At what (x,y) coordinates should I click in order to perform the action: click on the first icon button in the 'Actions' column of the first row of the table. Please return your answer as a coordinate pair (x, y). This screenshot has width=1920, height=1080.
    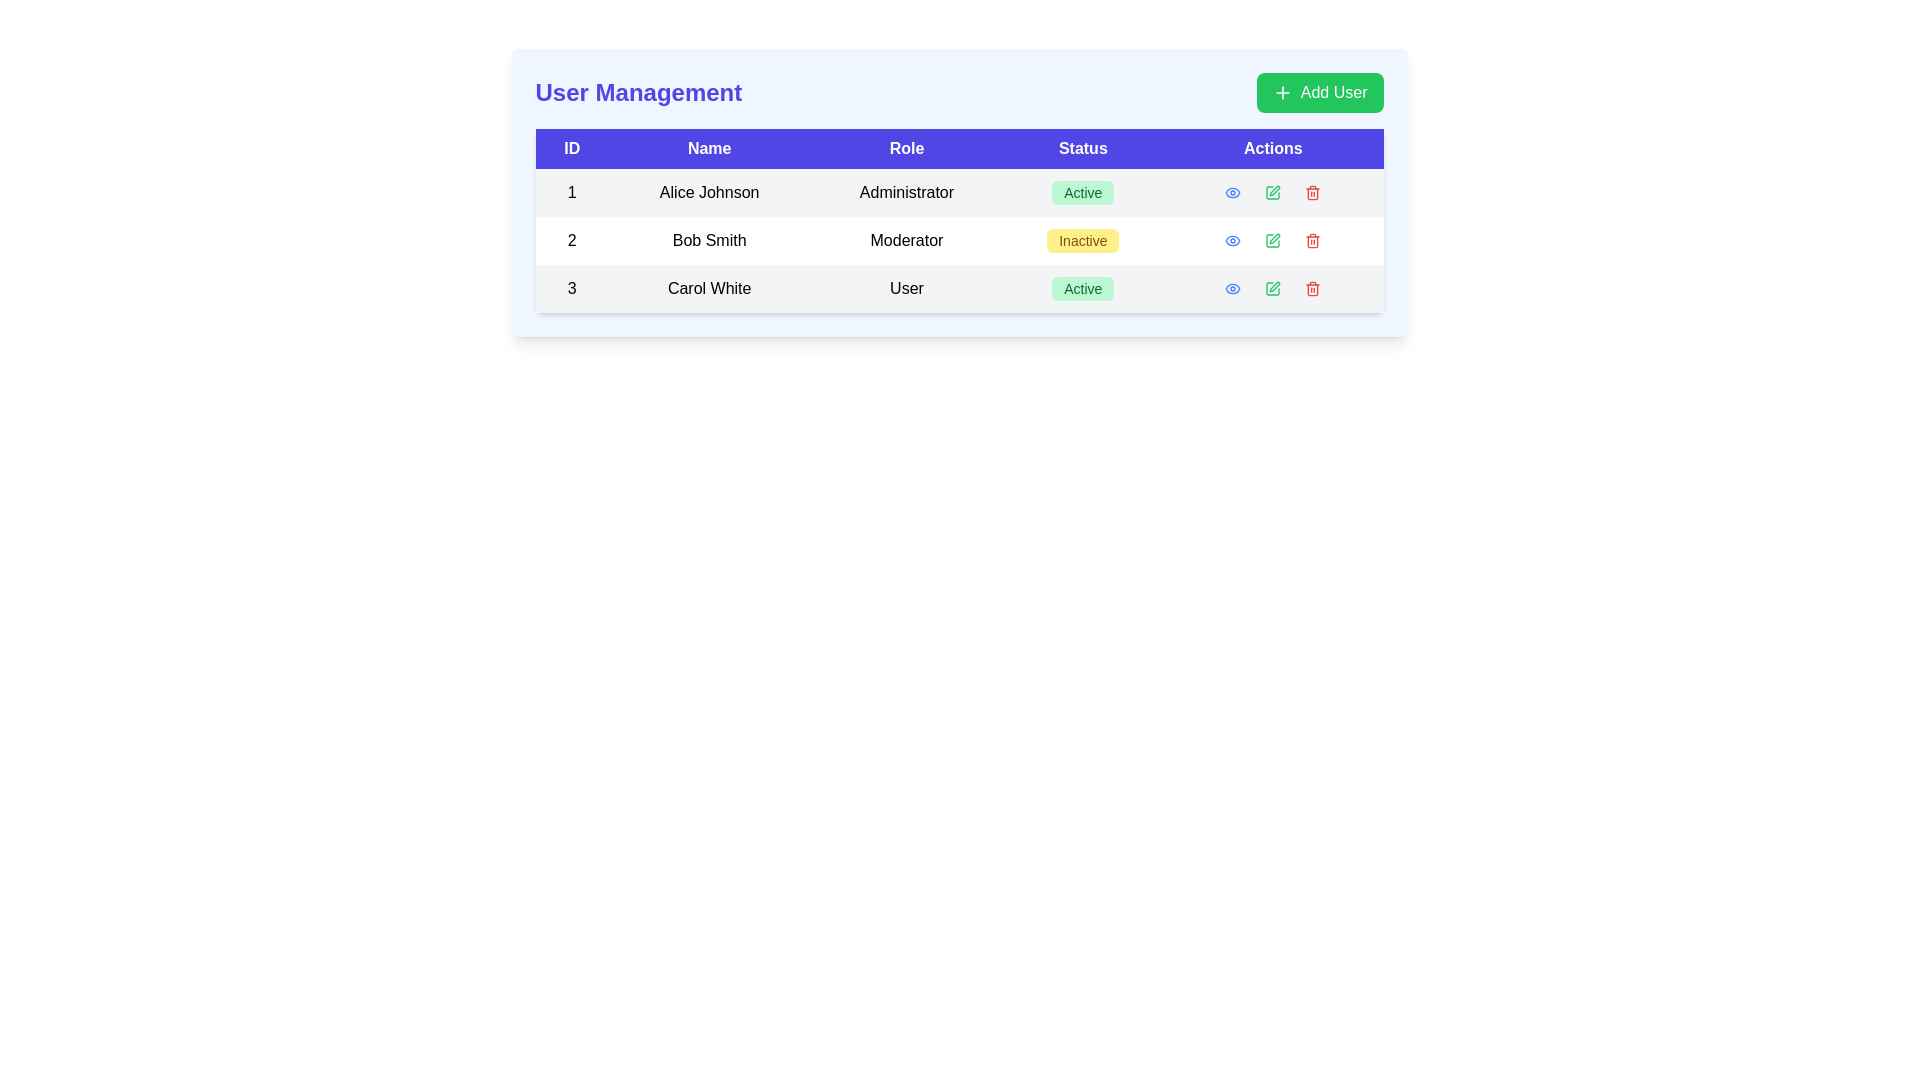
    Looking at the image, I should click on (1232, 192).